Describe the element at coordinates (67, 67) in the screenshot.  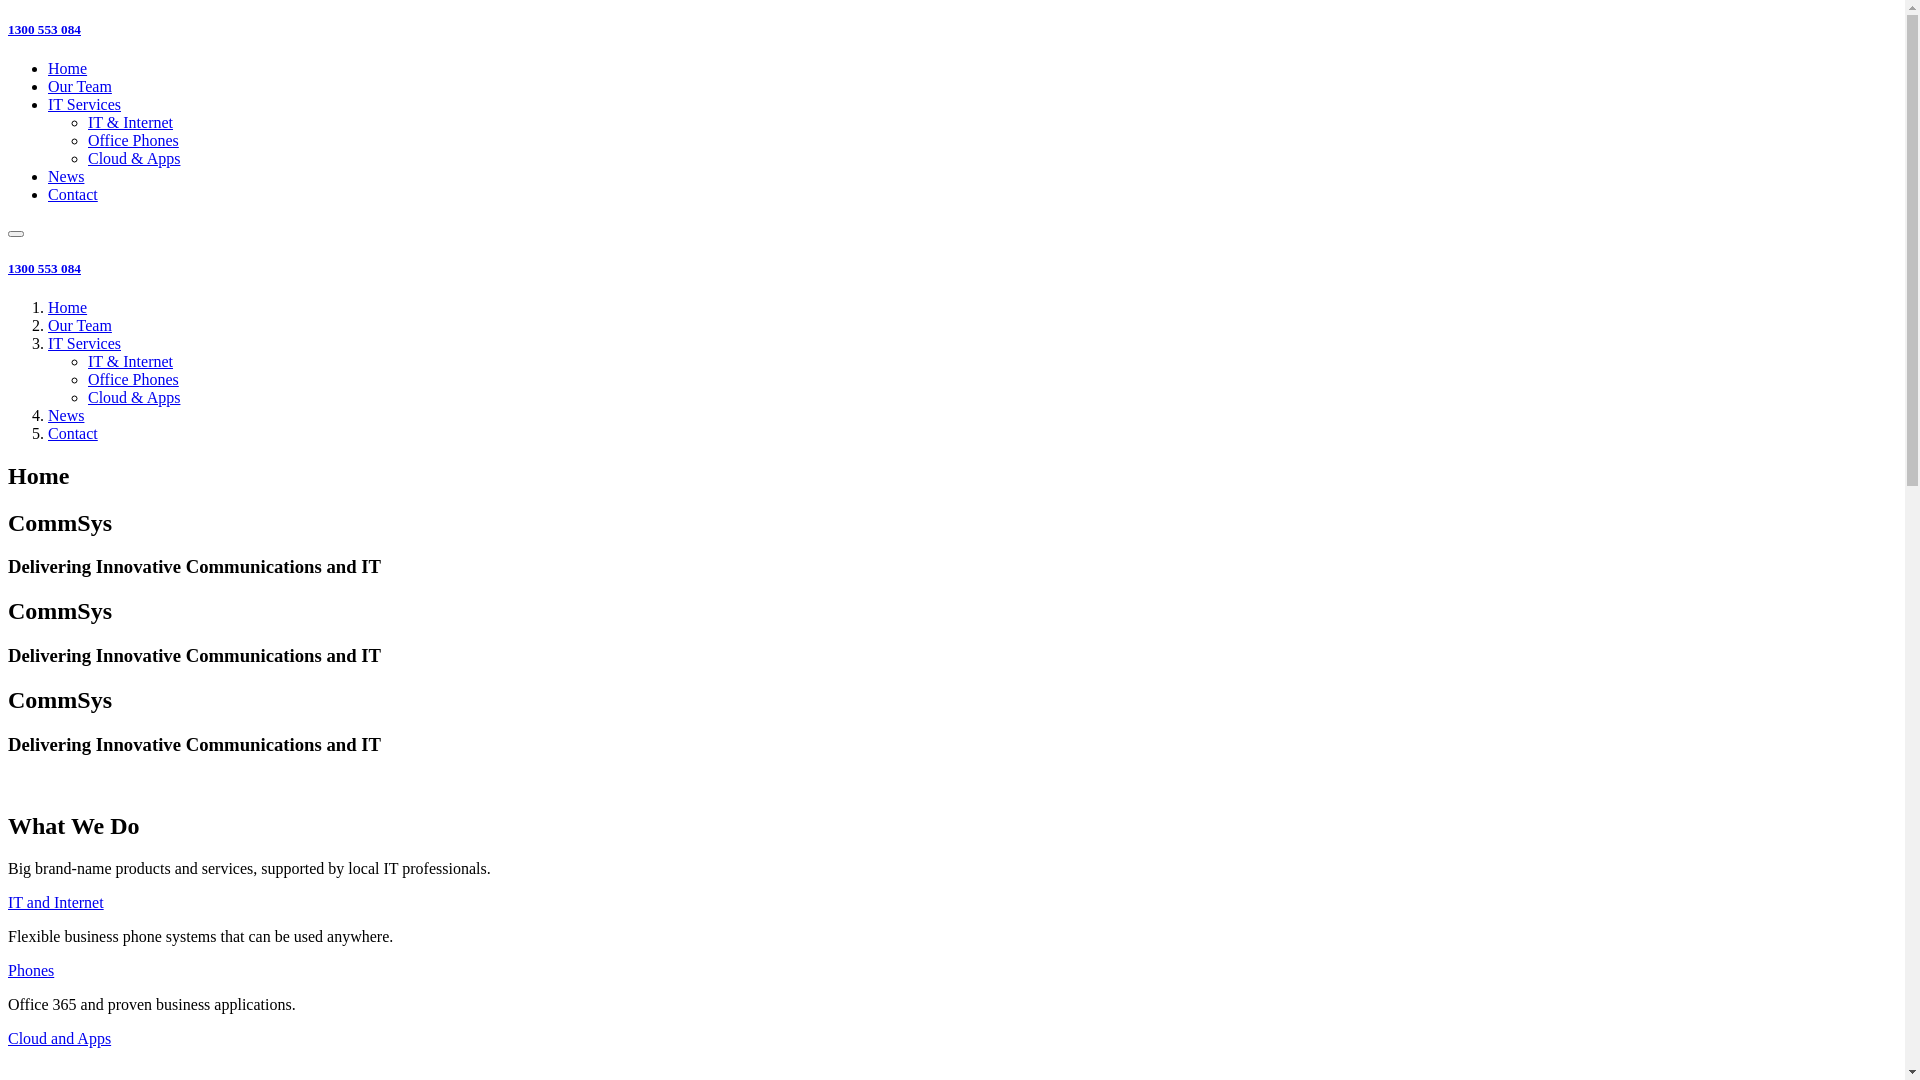
I see `'Home'` at that location.